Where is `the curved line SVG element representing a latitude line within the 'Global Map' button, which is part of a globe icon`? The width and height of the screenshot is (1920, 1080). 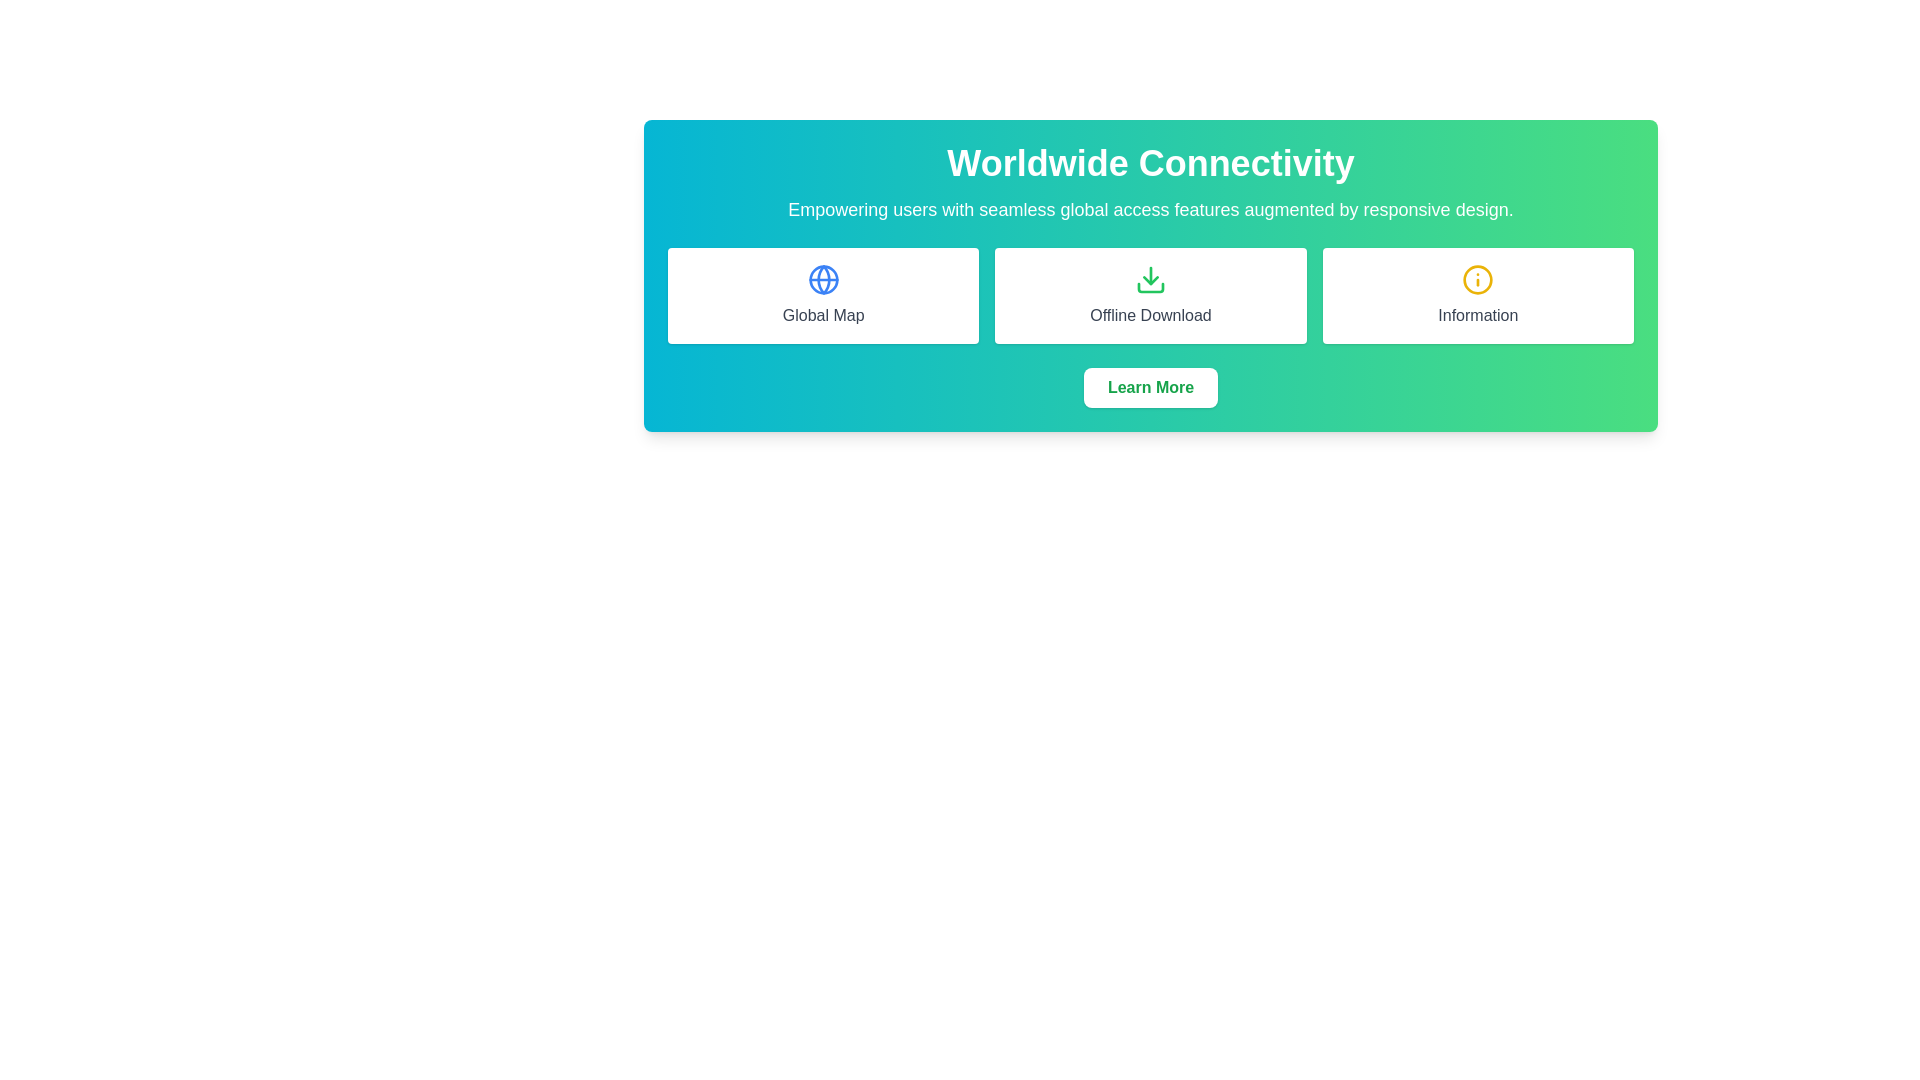 the curved line SVG element representing a latitude line within the 'Global Map' button, which is part of a globe icon is located at coordinates (823, 280).